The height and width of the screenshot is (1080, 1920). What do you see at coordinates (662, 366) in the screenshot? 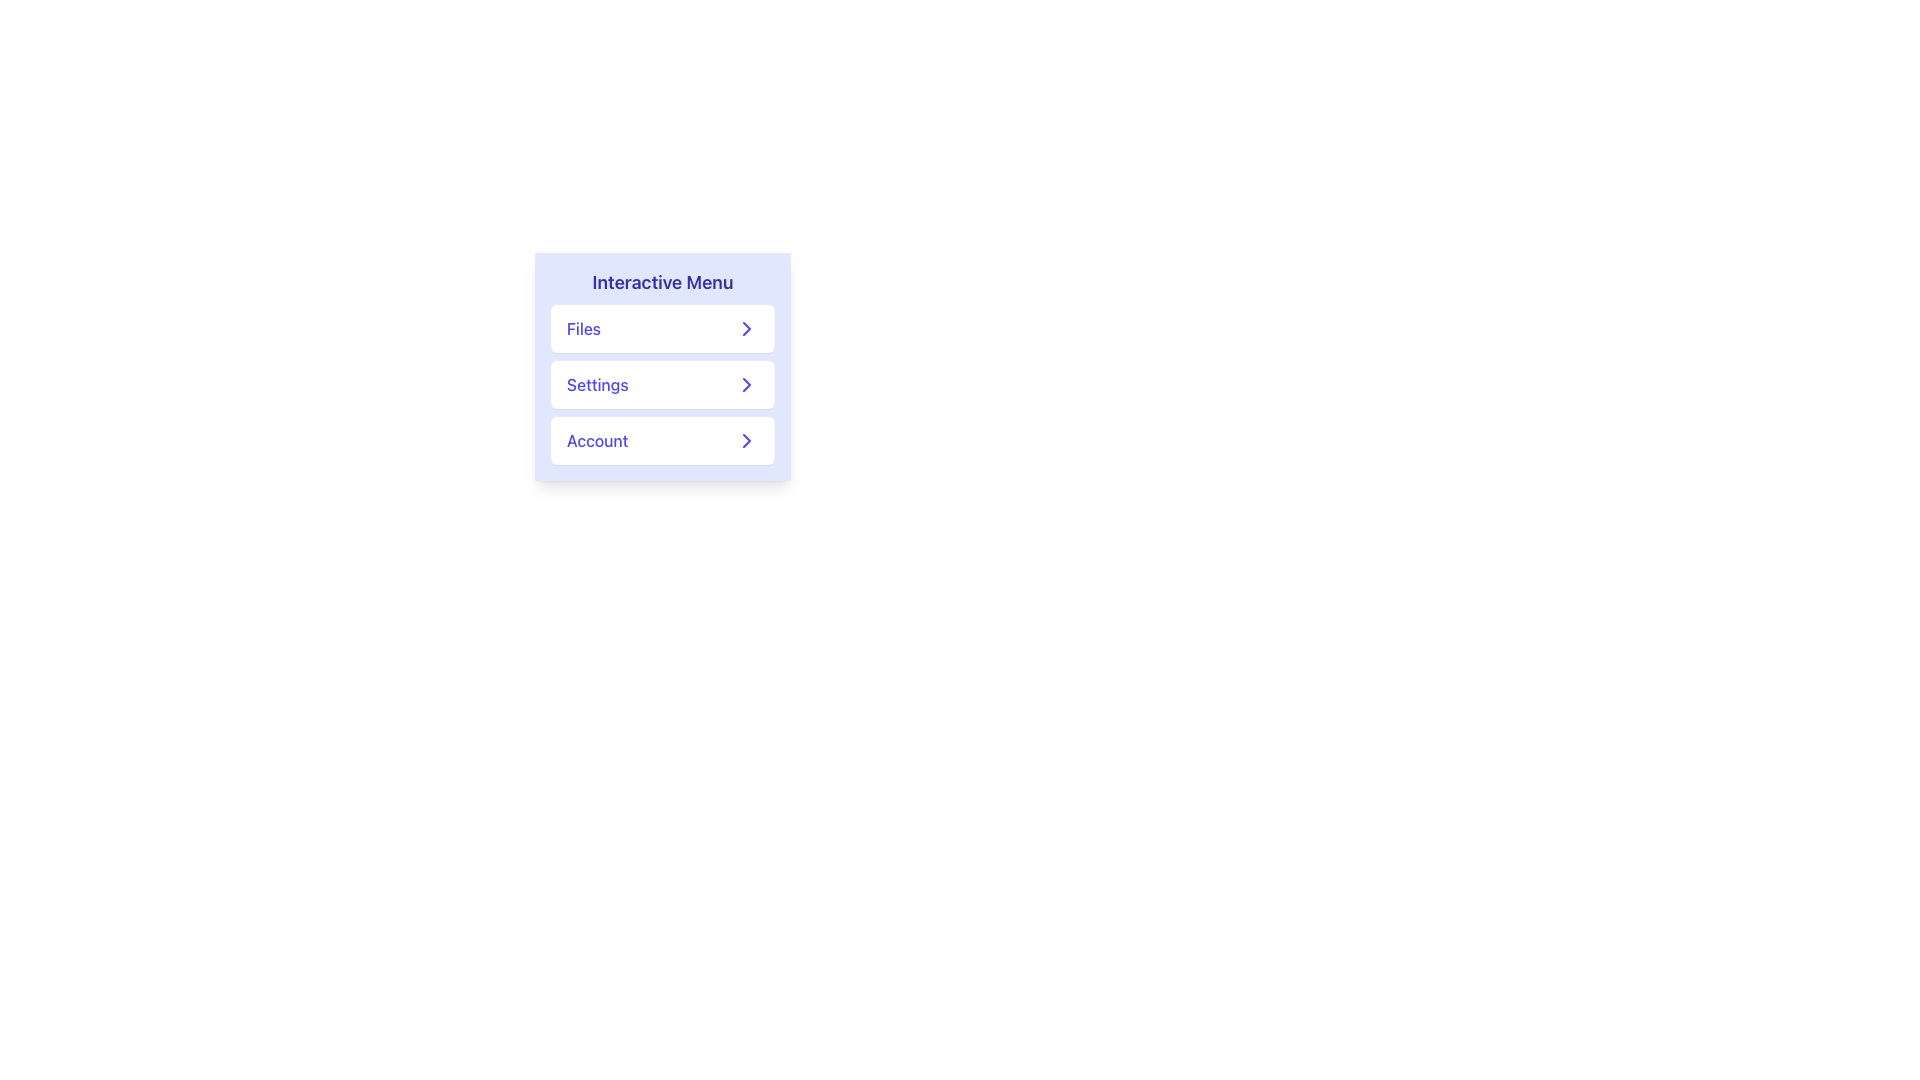
I see `the middle option of the 'Interactive Menu', which is styled with a light blue background and has a bold blue font` at bounding box center [662, 366].